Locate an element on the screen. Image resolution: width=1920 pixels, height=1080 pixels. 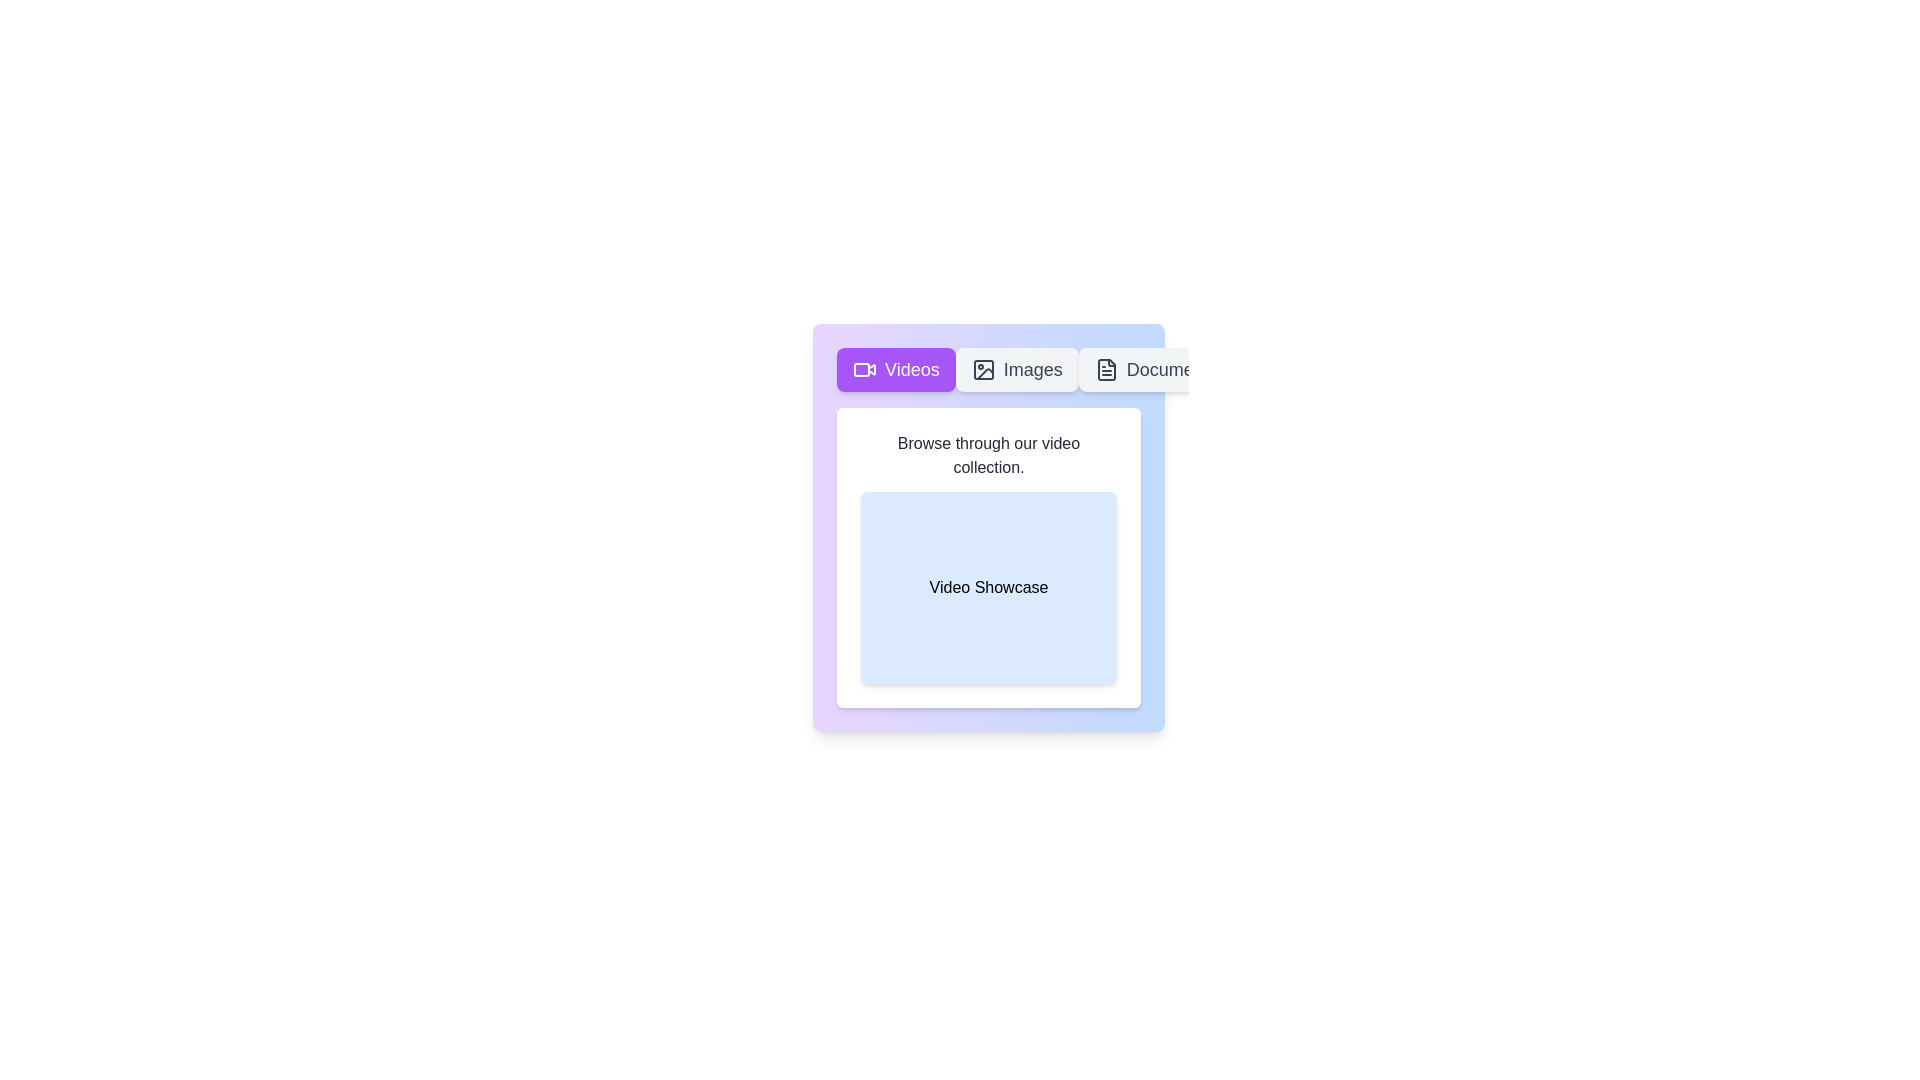
the 'Documents' tab icon is located at coordinates (1105, 370).